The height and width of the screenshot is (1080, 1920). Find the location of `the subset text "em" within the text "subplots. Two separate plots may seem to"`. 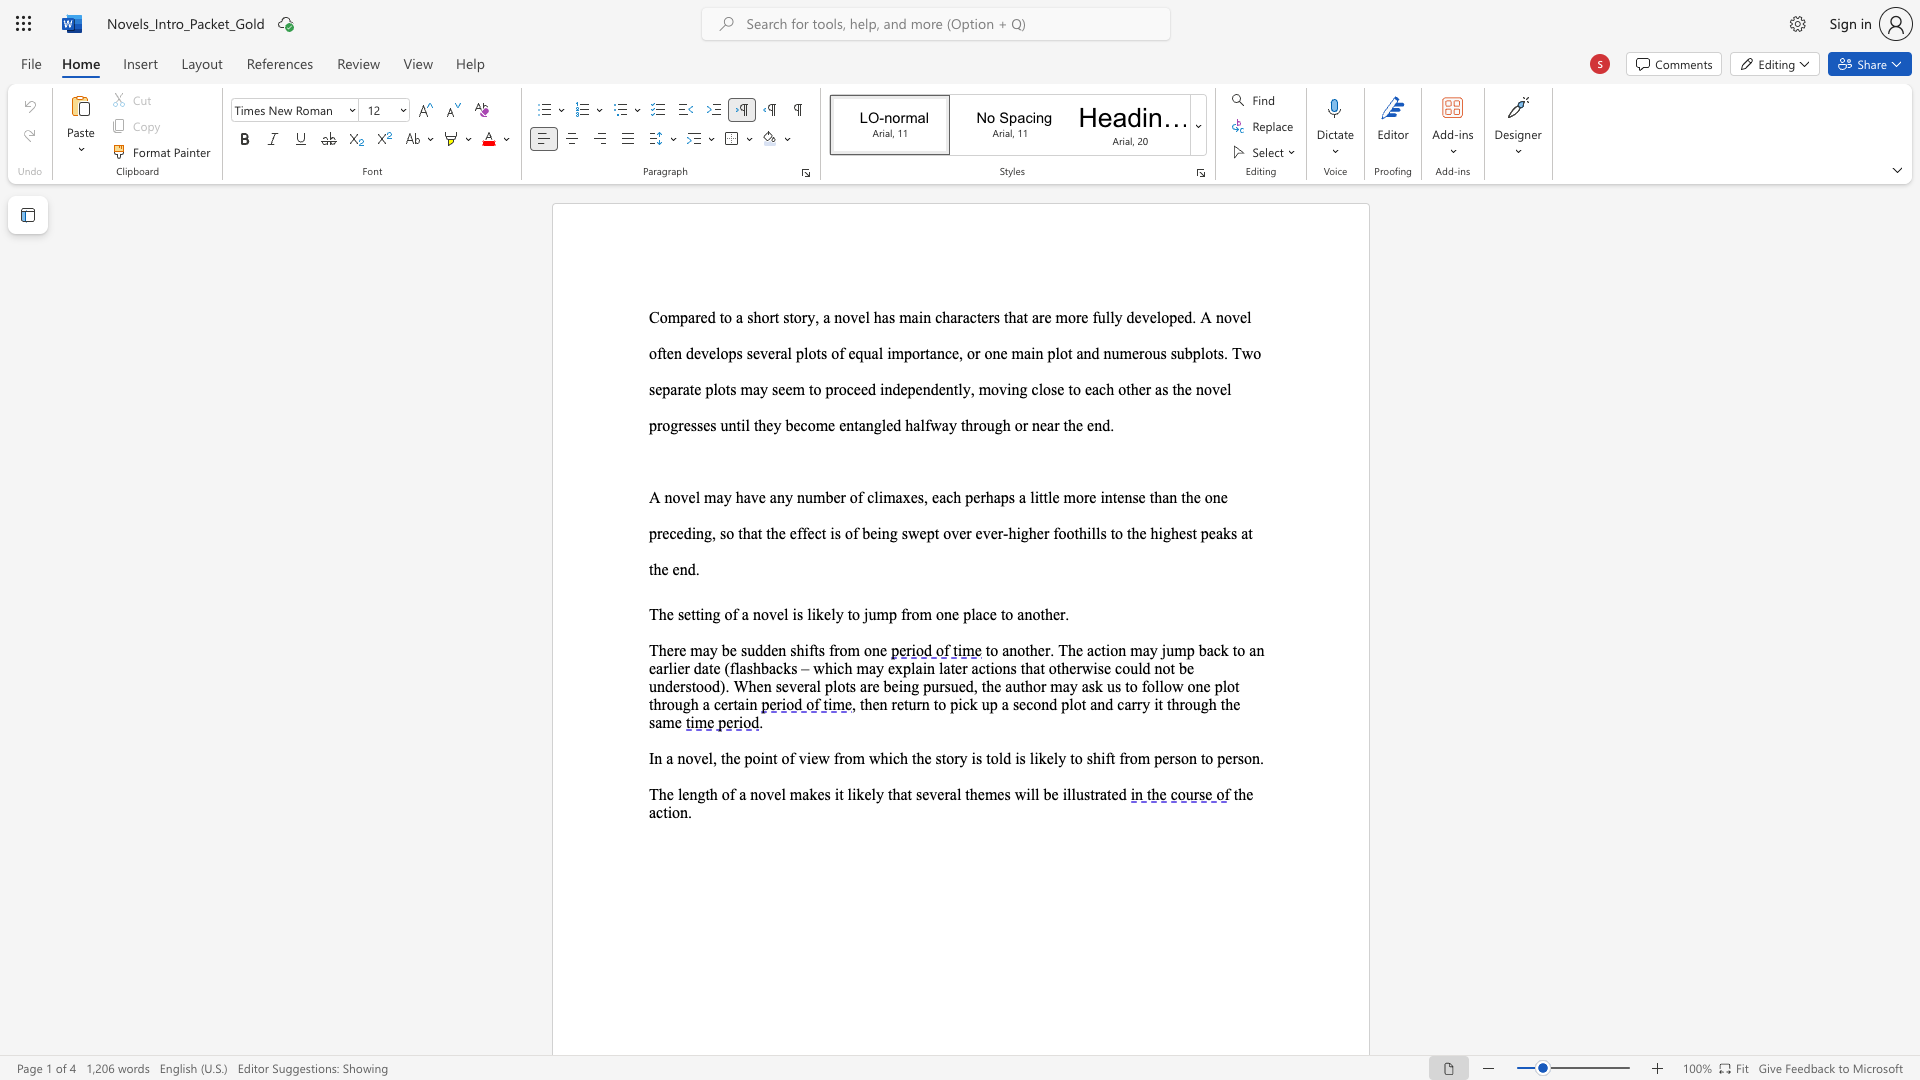

the subset text "em" within the text "subplots. Two separate plots may seem to" is located at coordinates (784, 389).